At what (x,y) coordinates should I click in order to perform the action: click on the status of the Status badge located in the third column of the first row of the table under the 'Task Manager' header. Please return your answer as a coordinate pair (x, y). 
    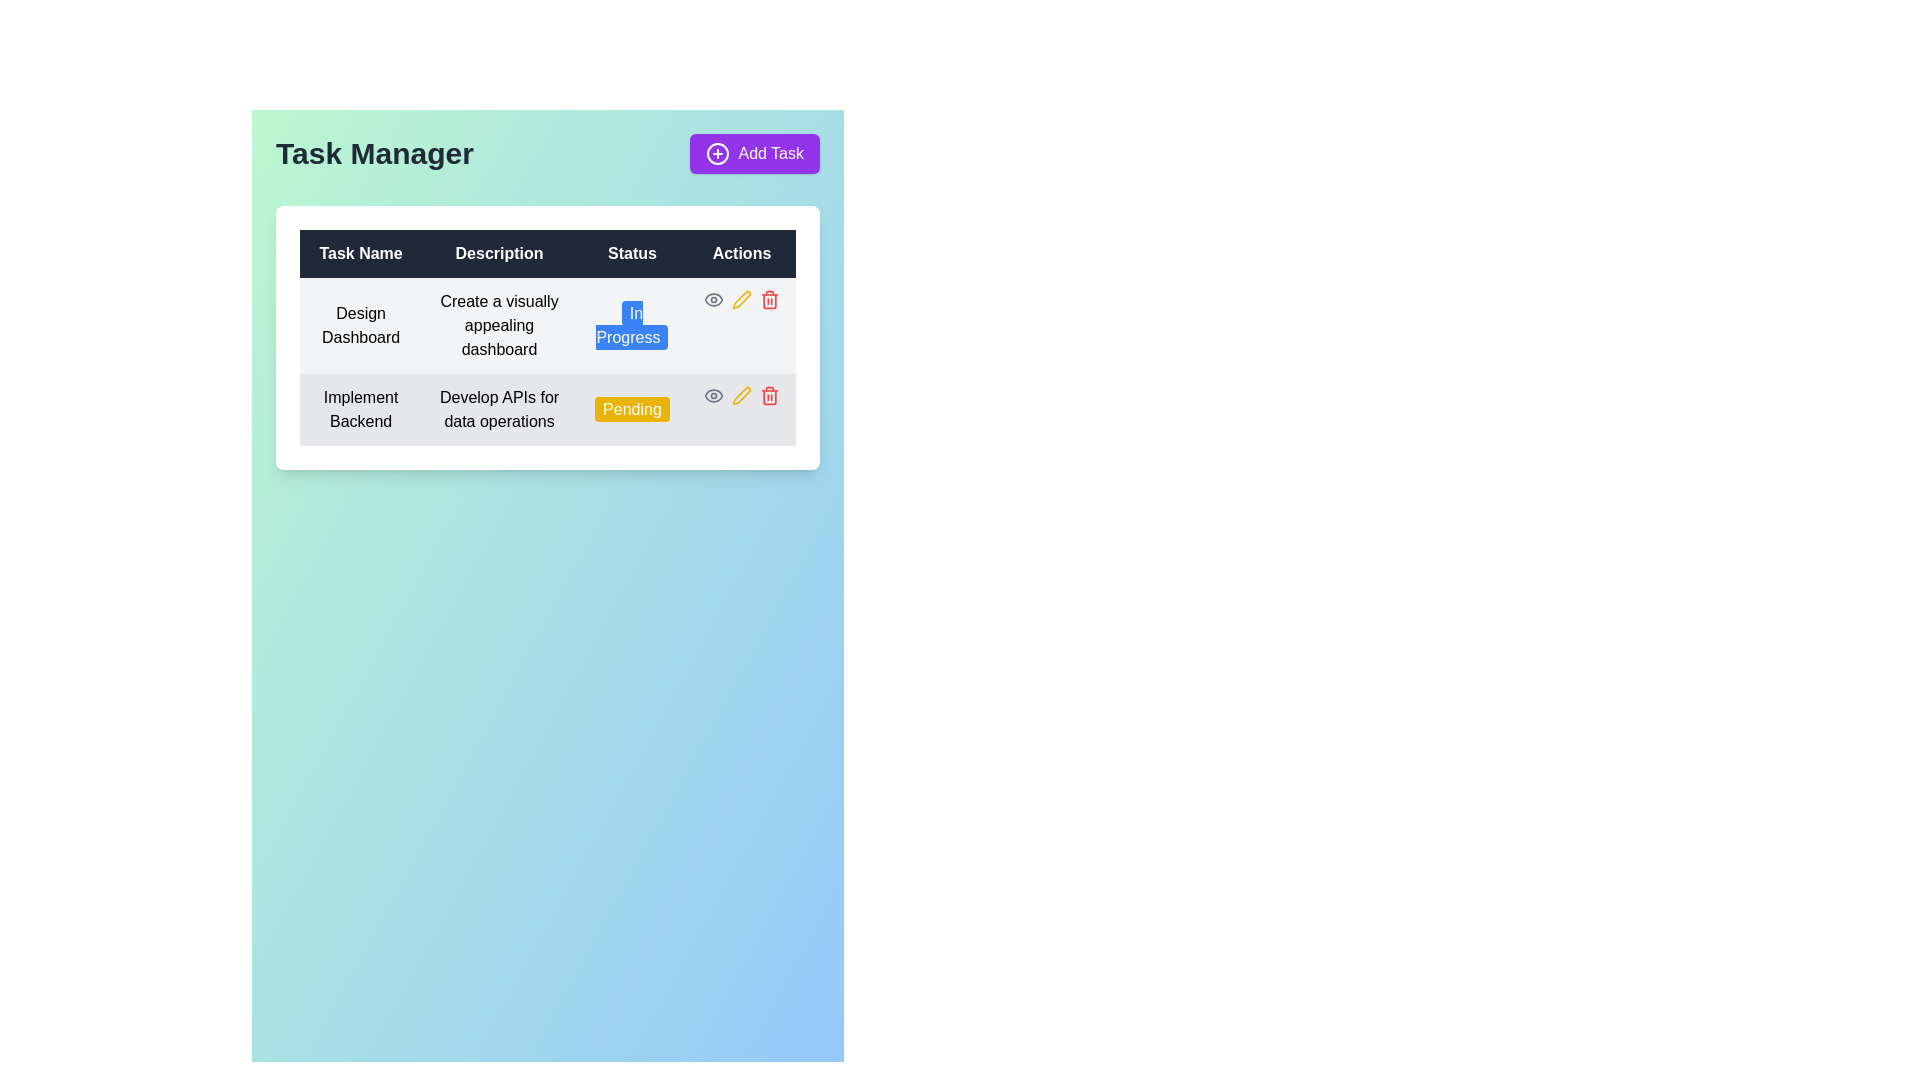
    Looking at the image, I should click on (631, 325).